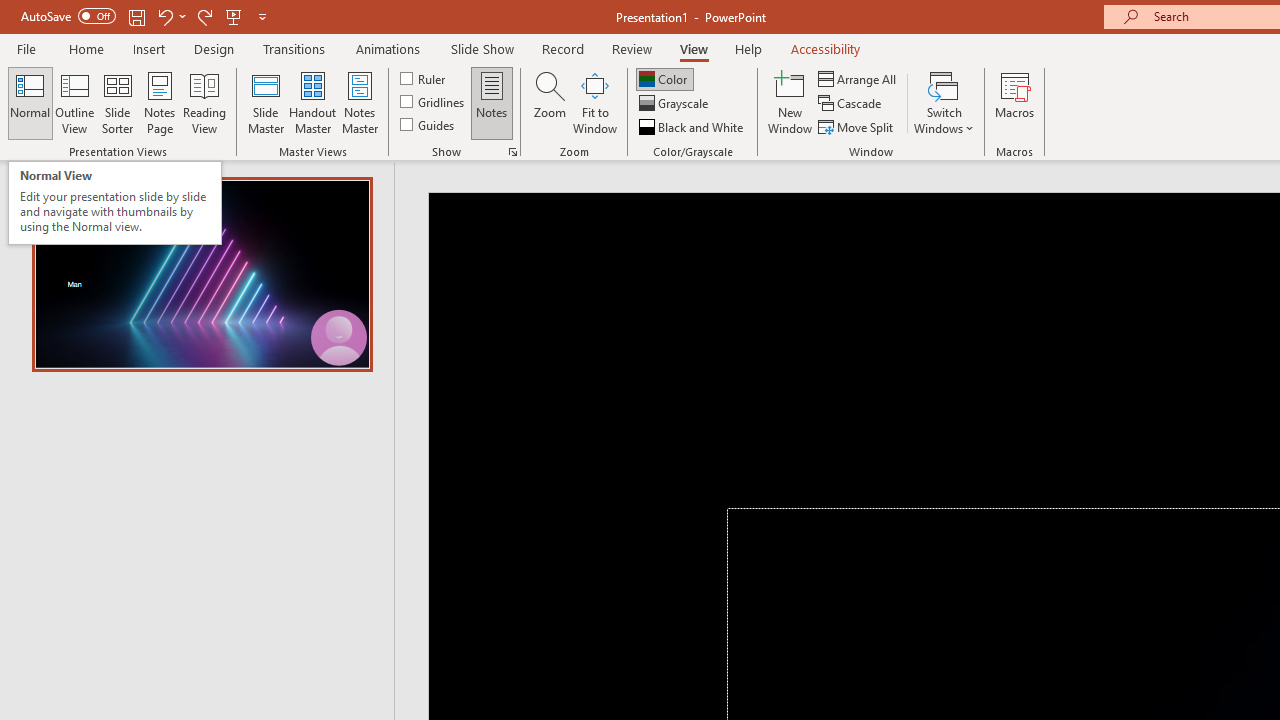 The image size is (1280, 720). What do you see at coordinates (432, 101) in the screenshot?
I see `'Gridlines'` at bounding box center [432, 101].